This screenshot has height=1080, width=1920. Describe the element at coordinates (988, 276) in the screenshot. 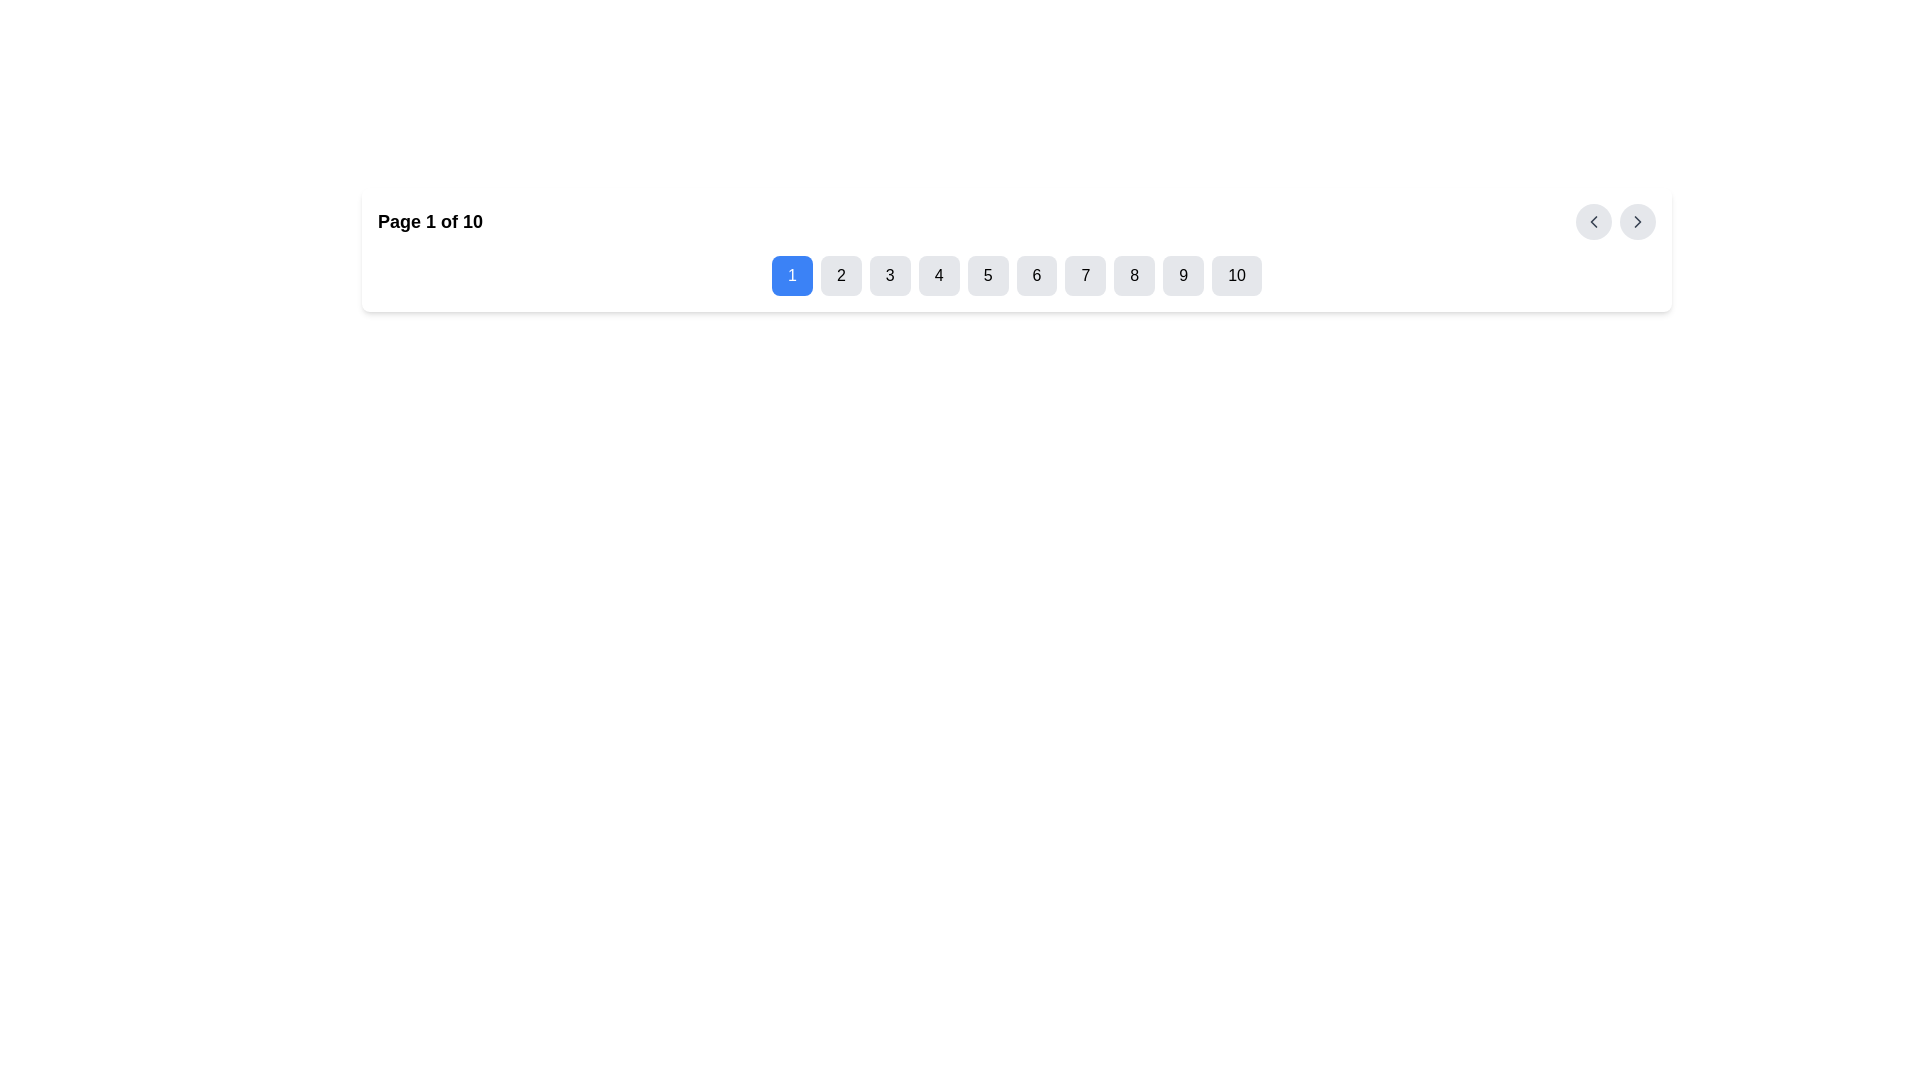

I see `the rounded rectangular button labeled '5' with a light gray background` at that location.